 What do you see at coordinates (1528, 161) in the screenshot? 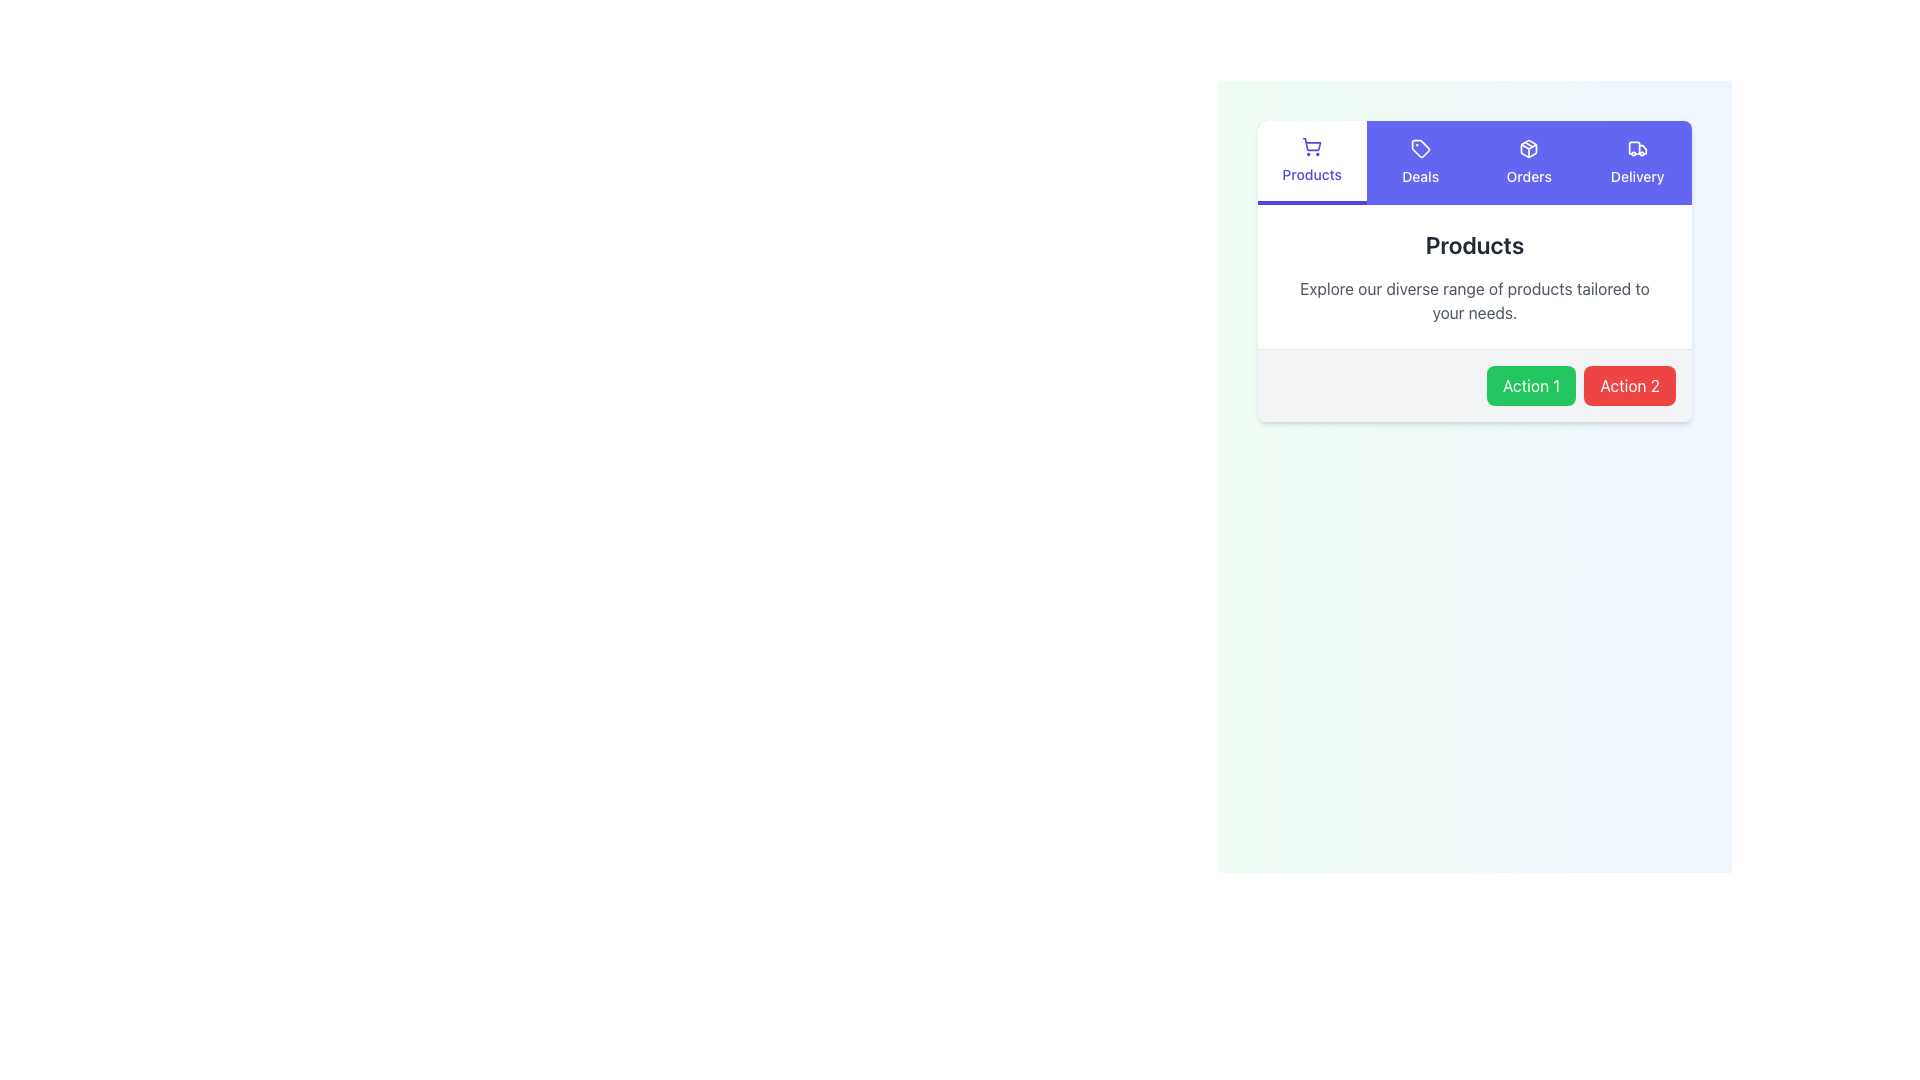
I see `the 'Orders' button, which is a rectangular card with a violet background and a package icon, located in the navigation menu` at bounding box center [1528, 161].